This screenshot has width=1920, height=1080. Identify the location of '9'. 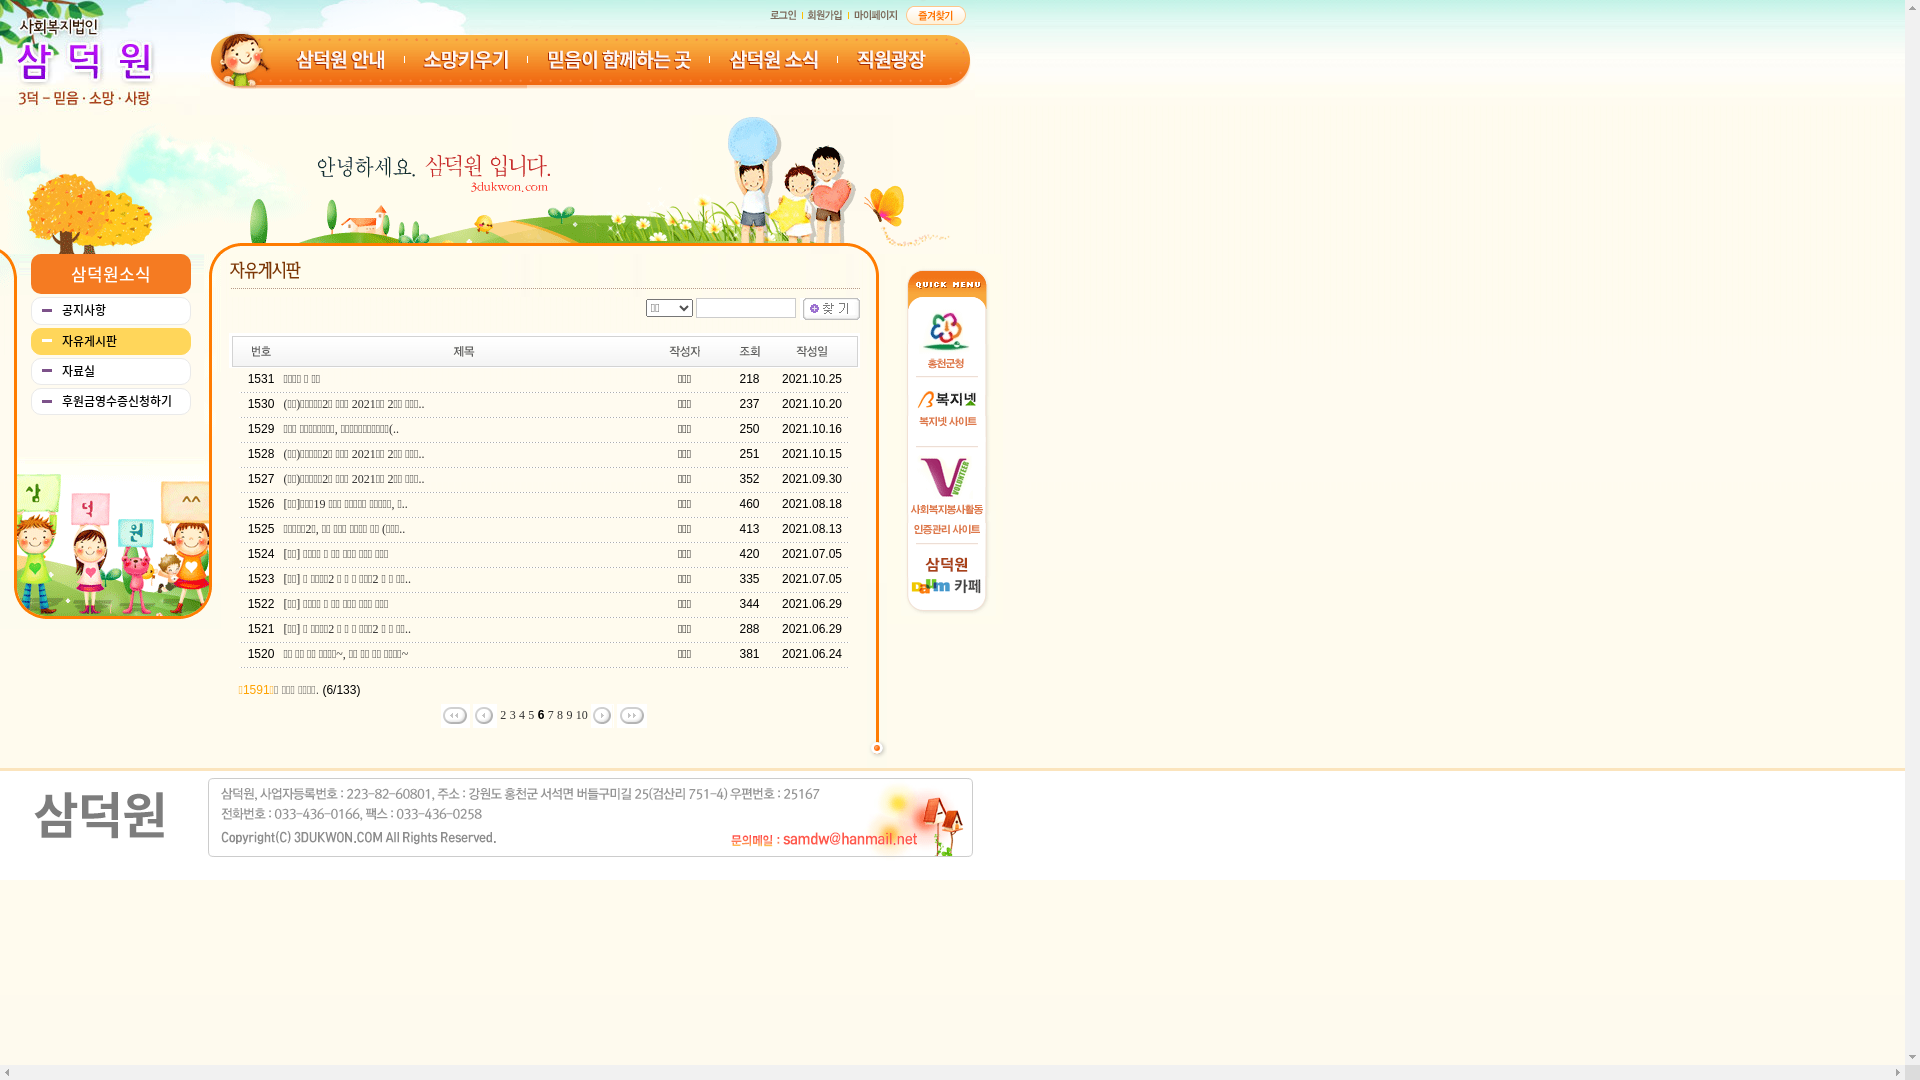
(568, 713).